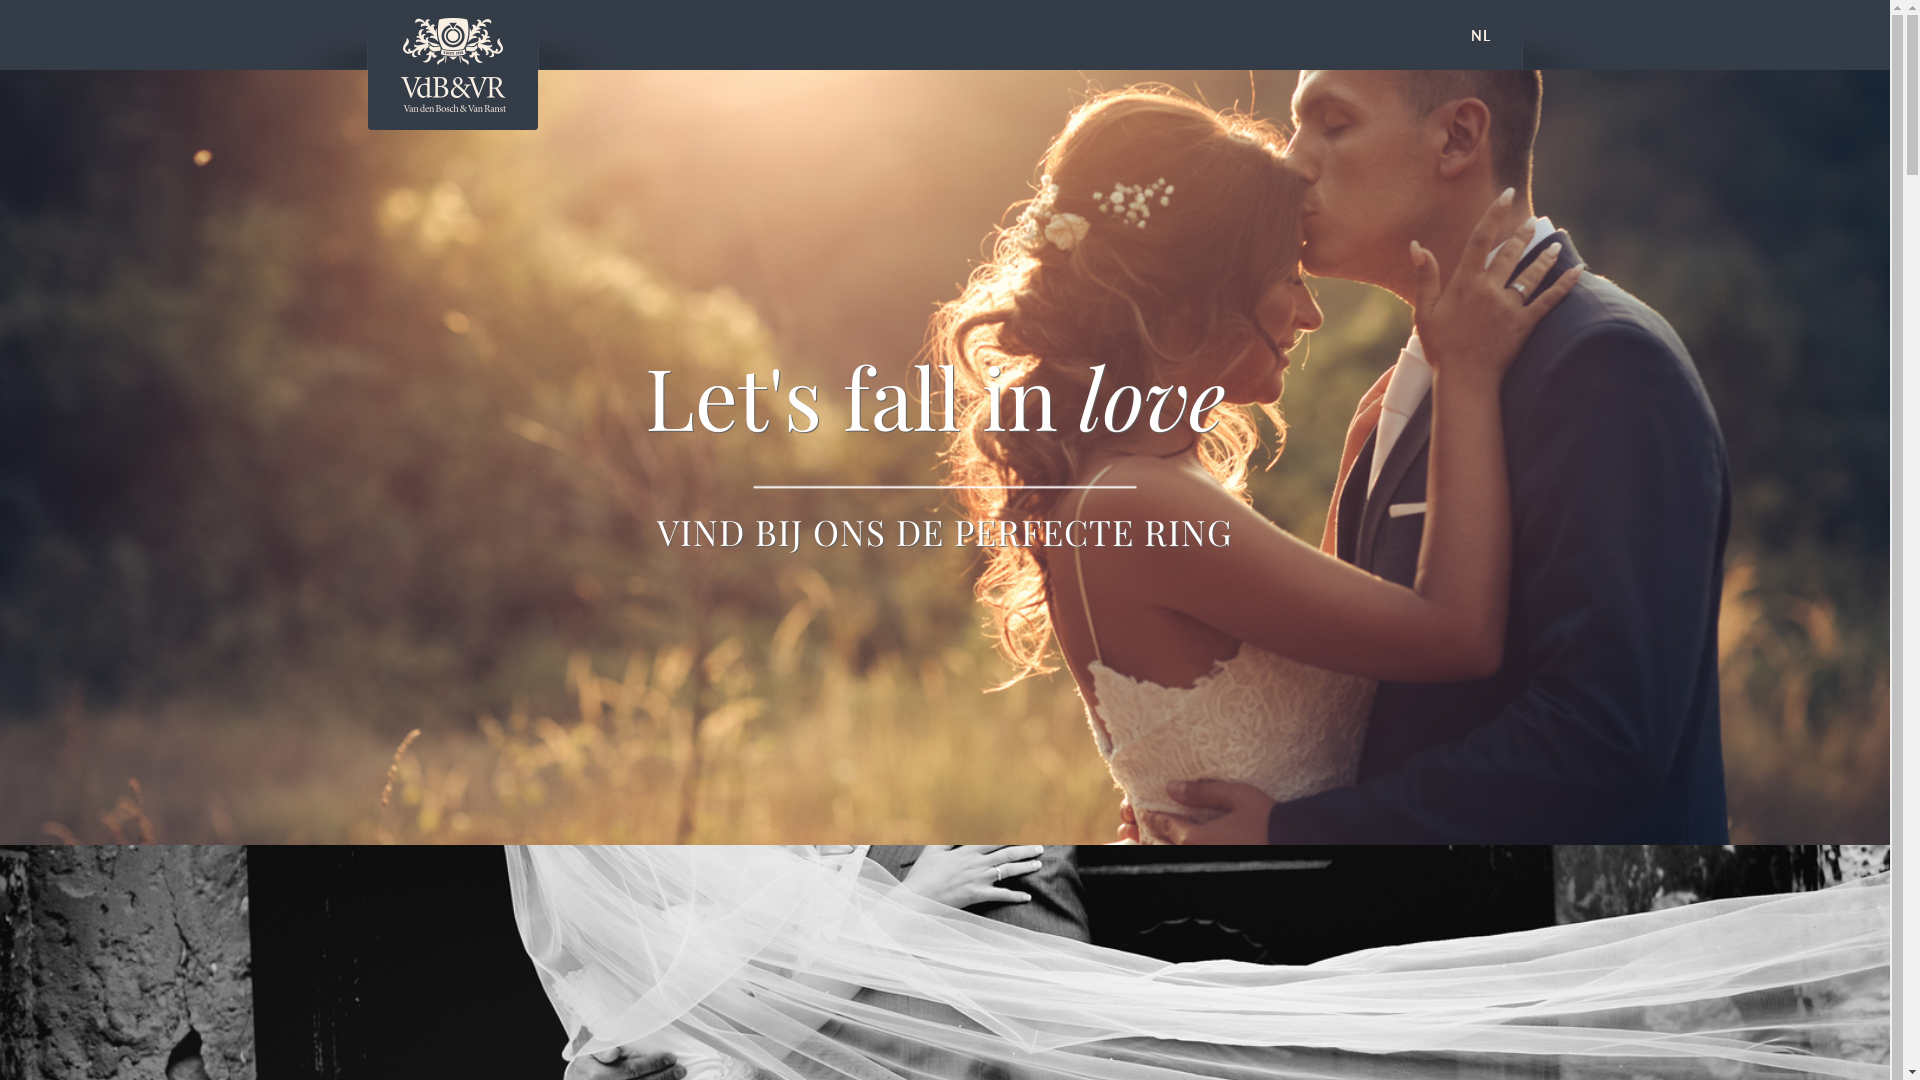 This screenshot has height=1080, width=1920. What do you see at coordinates (1481, 34) in the screenshot?
I see `'NL'` at bounding box center [1481, 34].